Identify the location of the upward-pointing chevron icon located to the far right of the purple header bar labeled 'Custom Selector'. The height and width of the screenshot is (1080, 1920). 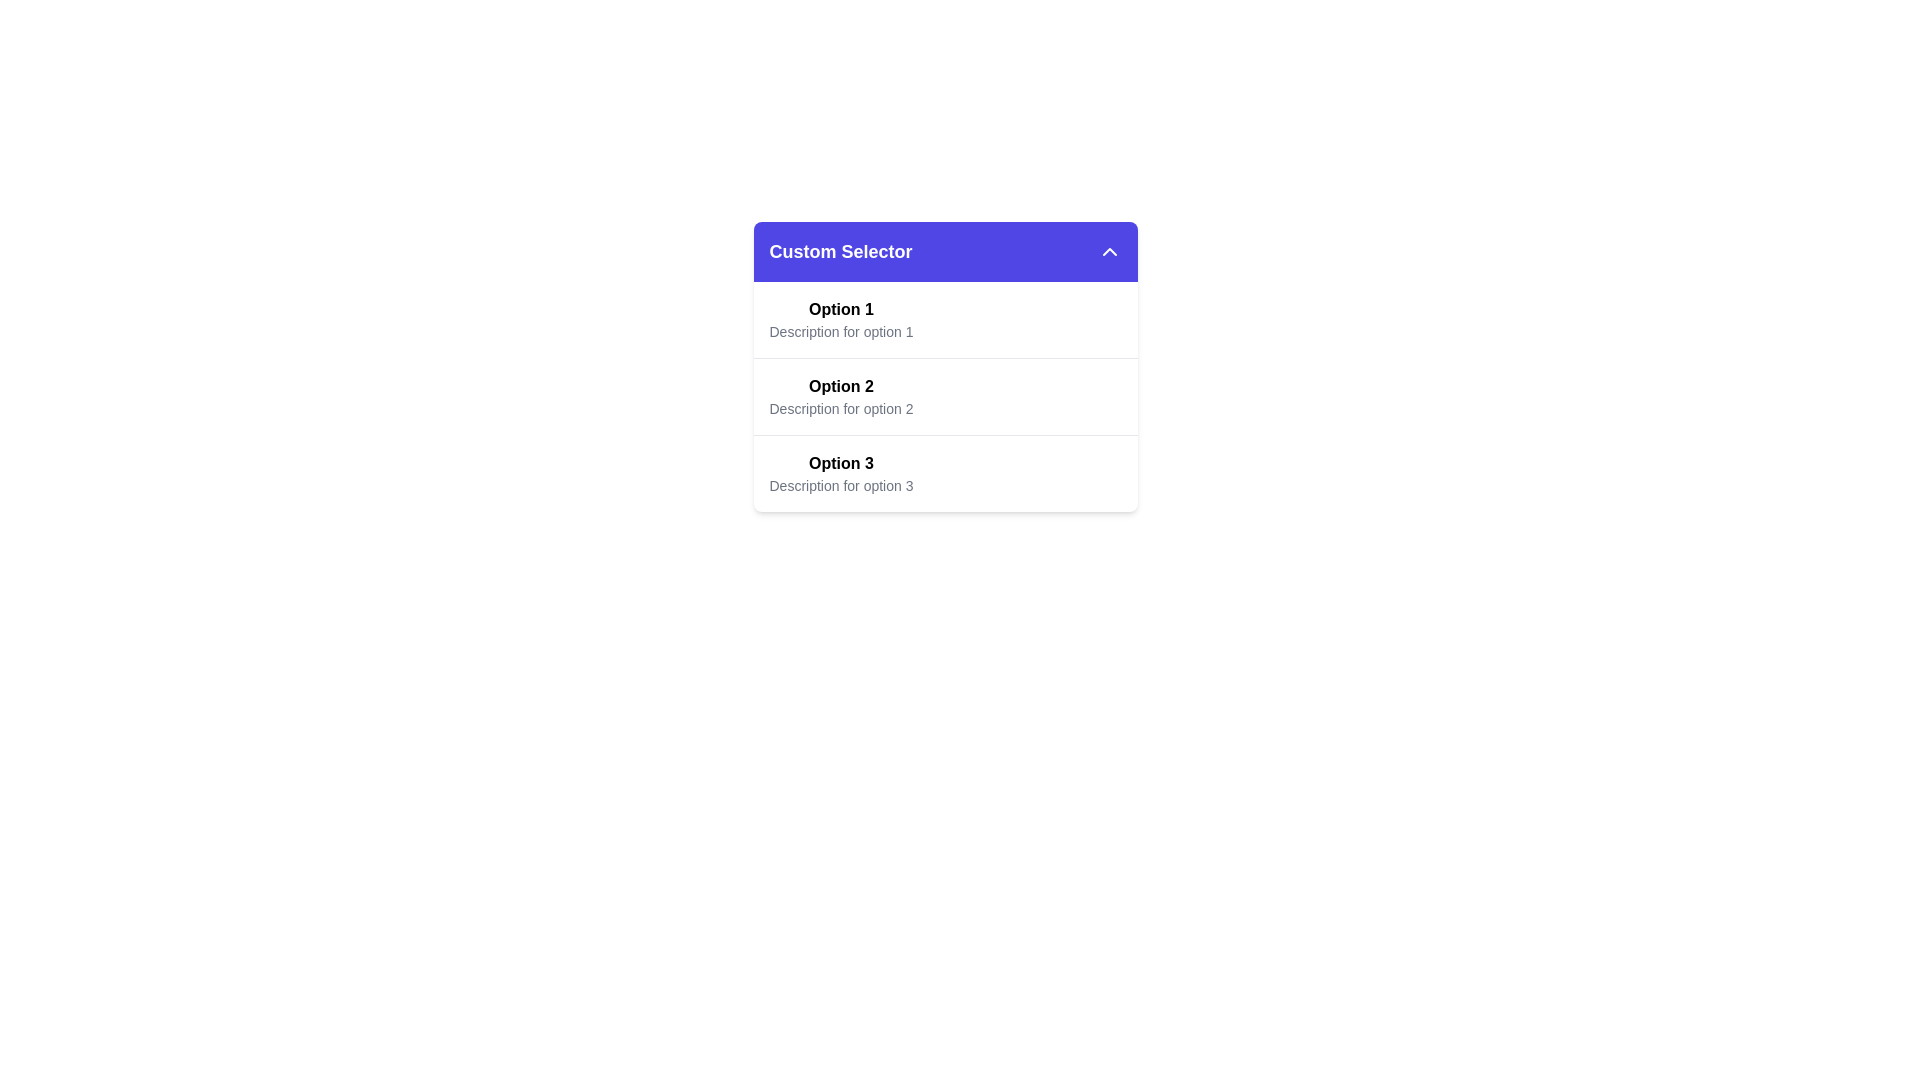
(1108, 250).